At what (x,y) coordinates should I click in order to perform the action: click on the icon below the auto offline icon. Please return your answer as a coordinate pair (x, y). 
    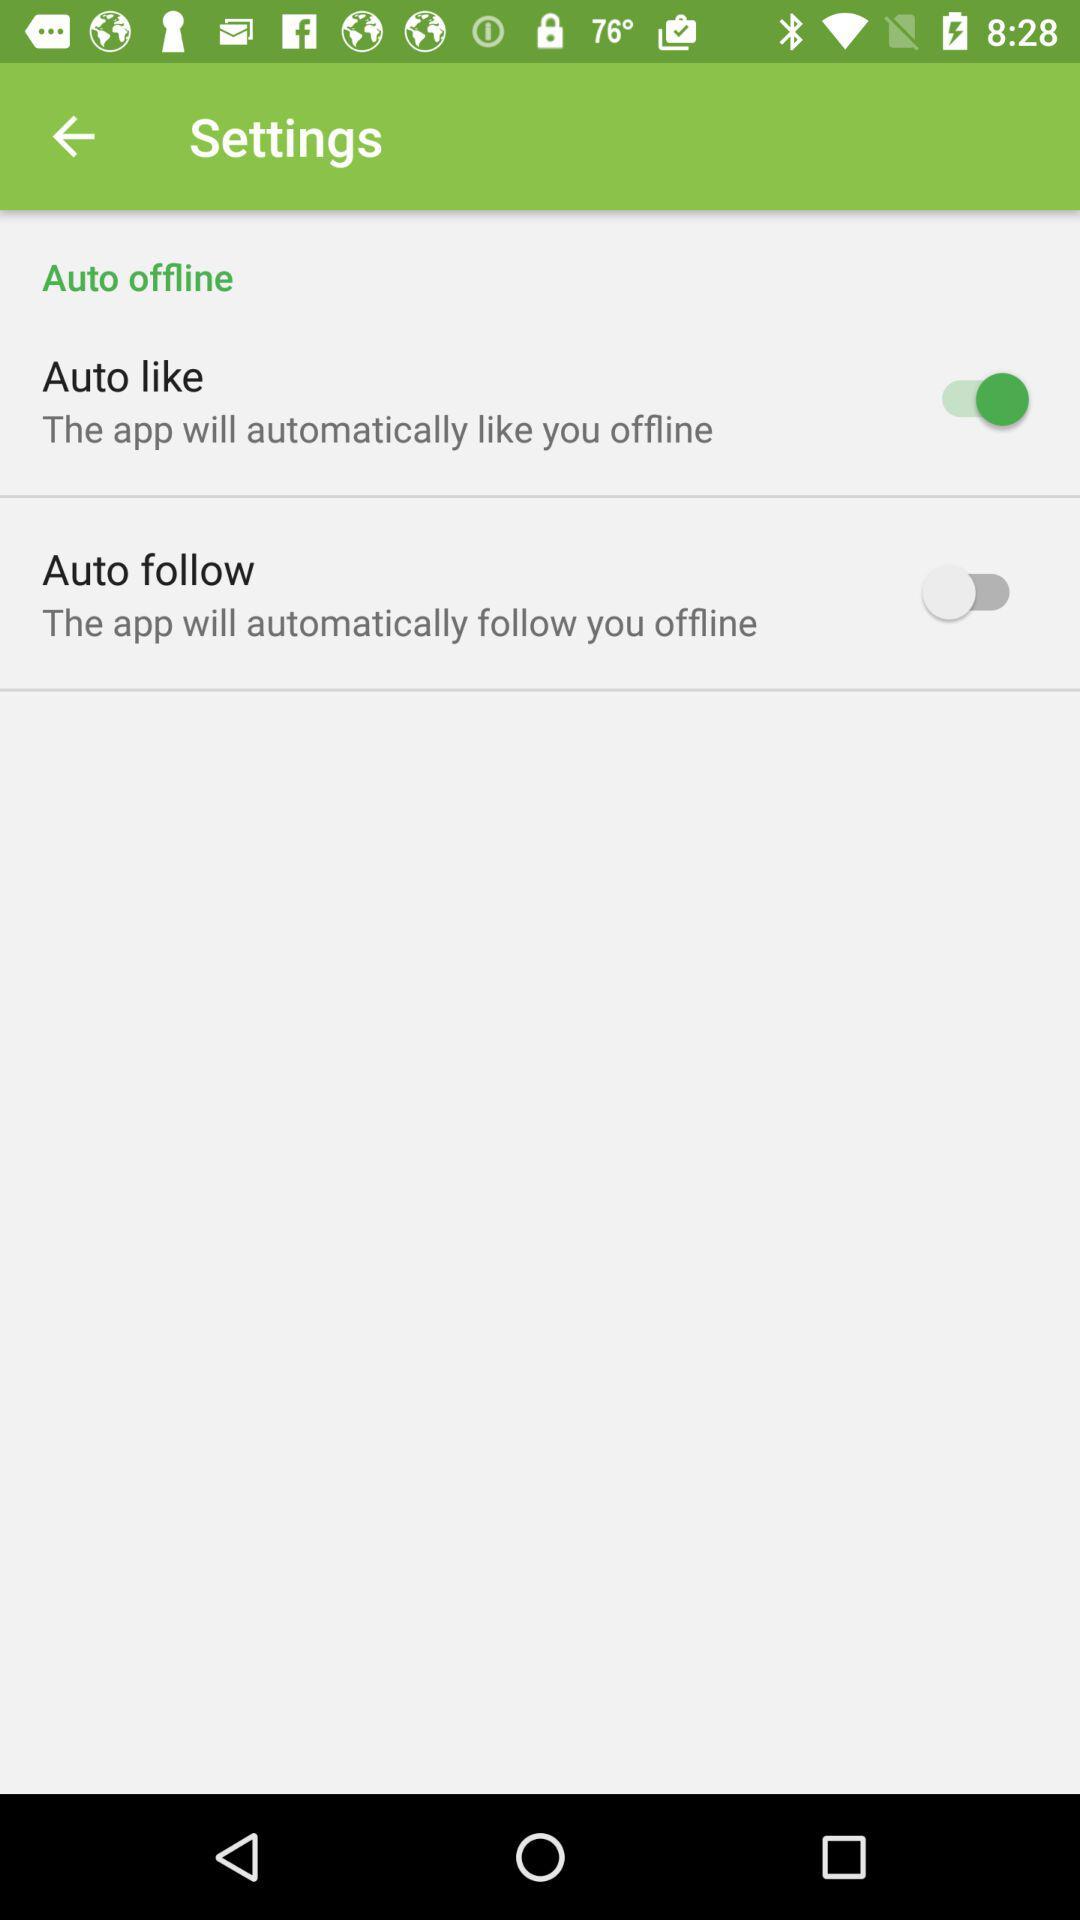
    Looking at the image, I should click on (123, 374).